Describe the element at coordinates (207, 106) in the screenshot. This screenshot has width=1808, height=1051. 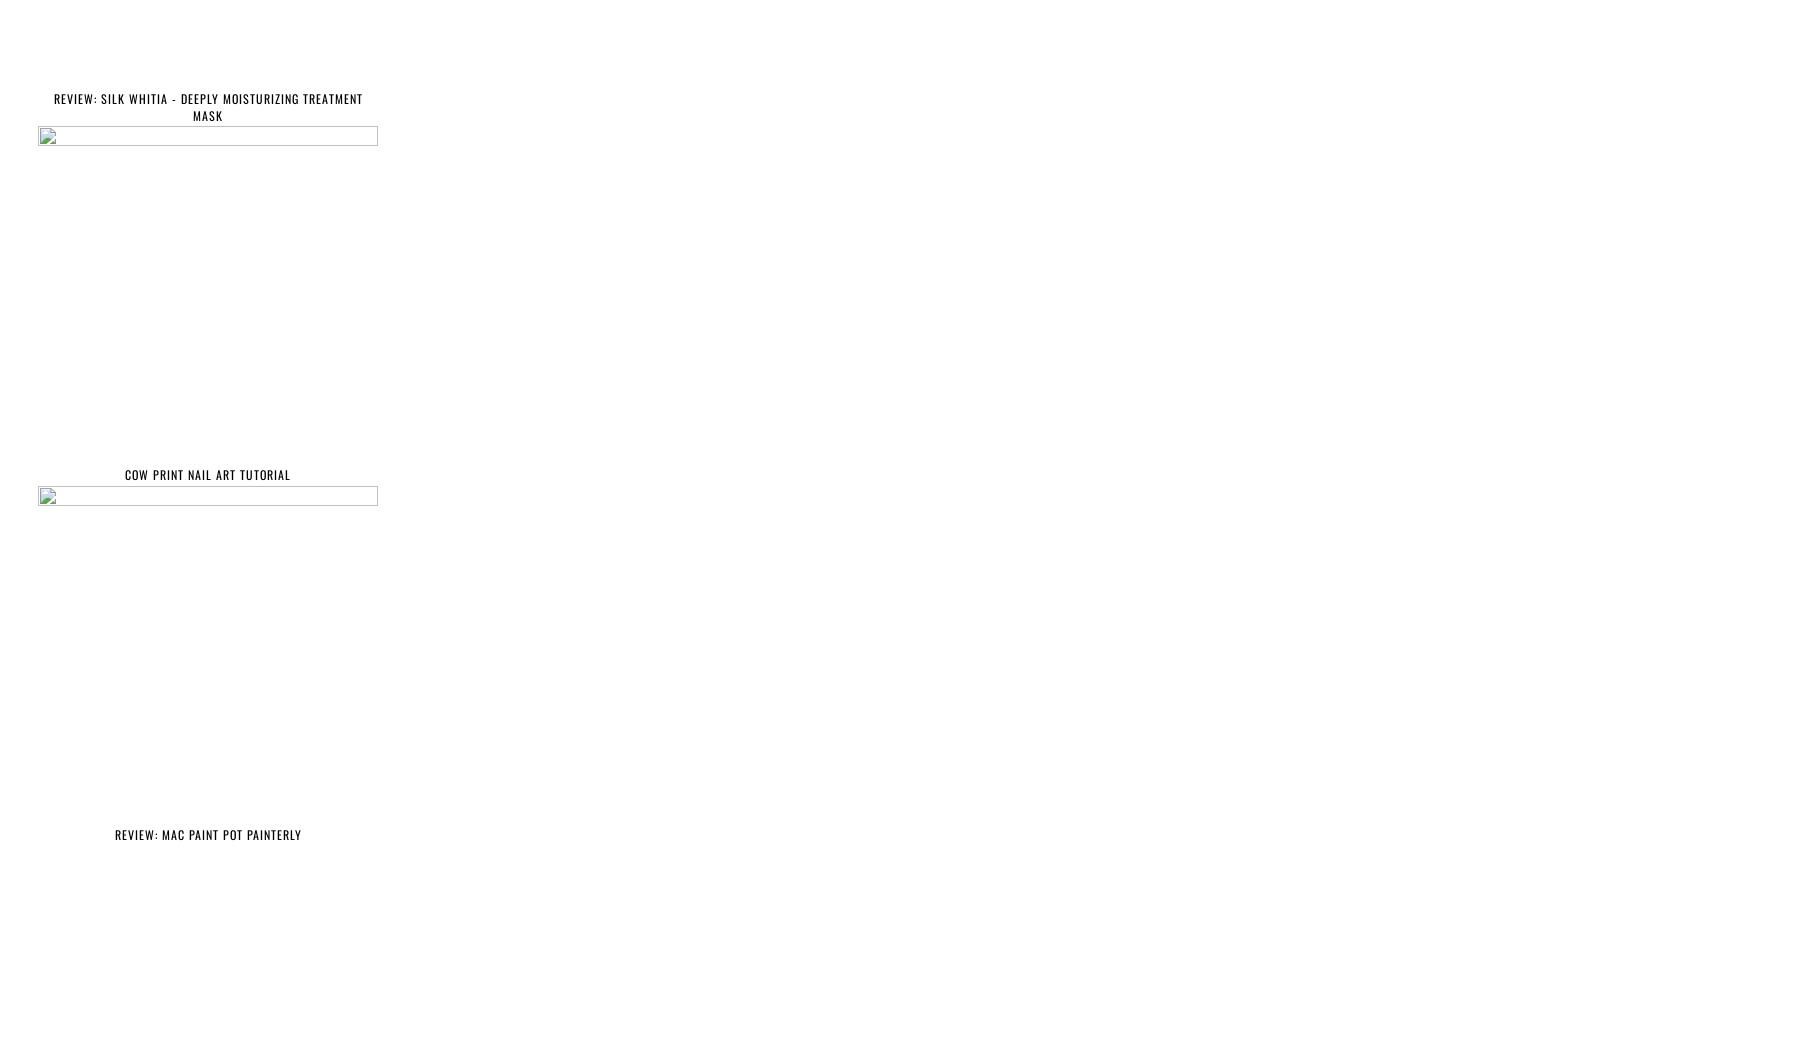
I see `'Review: Silk Whitia - Deeply Moisturizing Treatment Mask'` at that location.